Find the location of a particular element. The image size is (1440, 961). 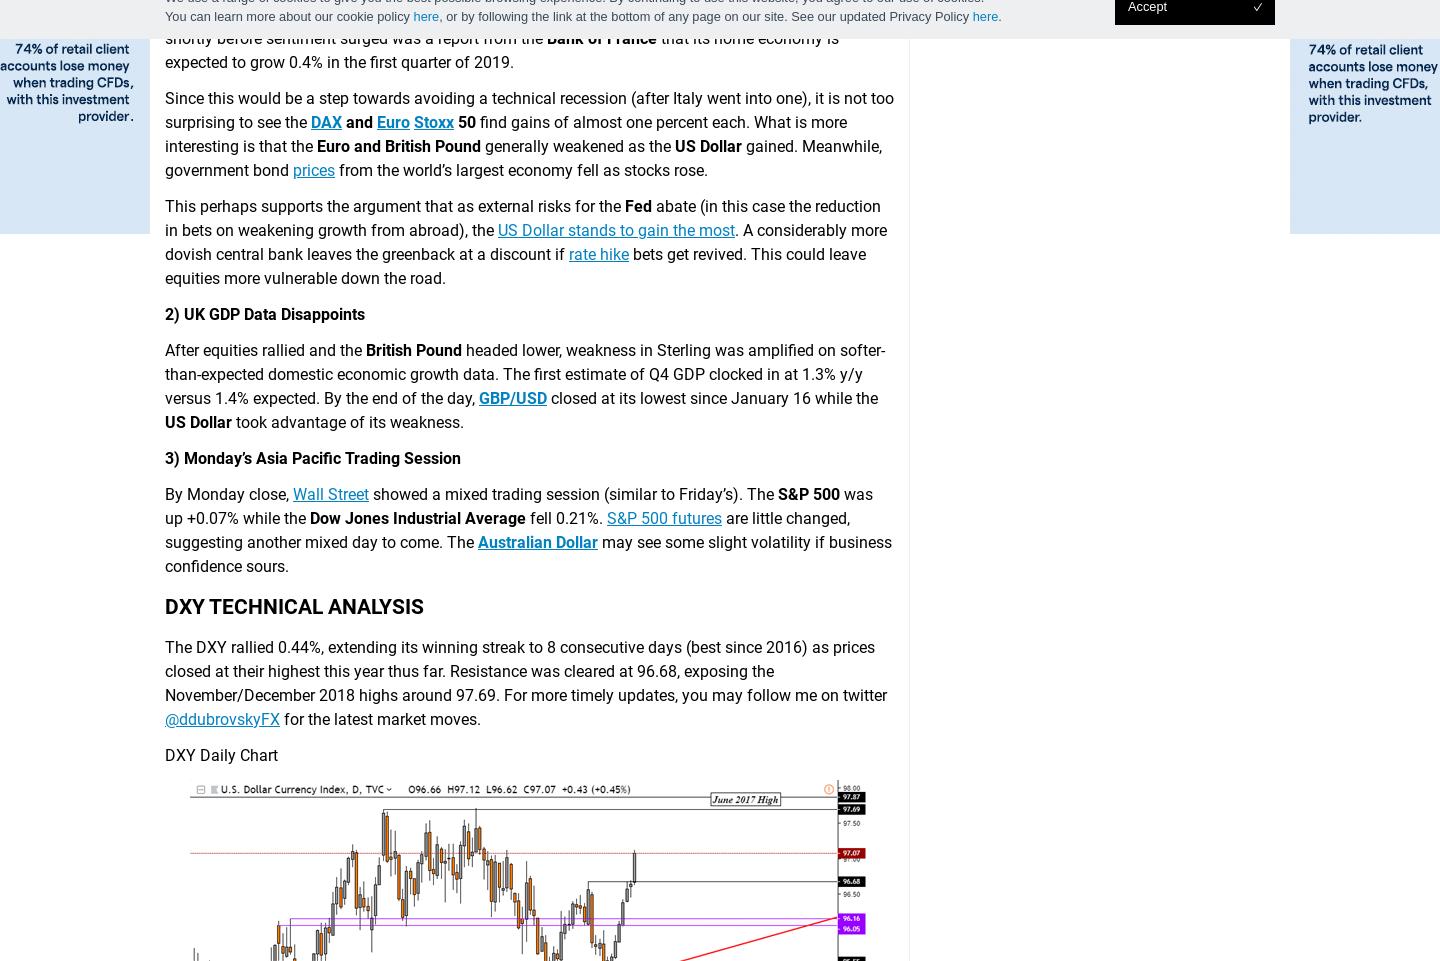

'prices' is located at coordinates (314, 169).